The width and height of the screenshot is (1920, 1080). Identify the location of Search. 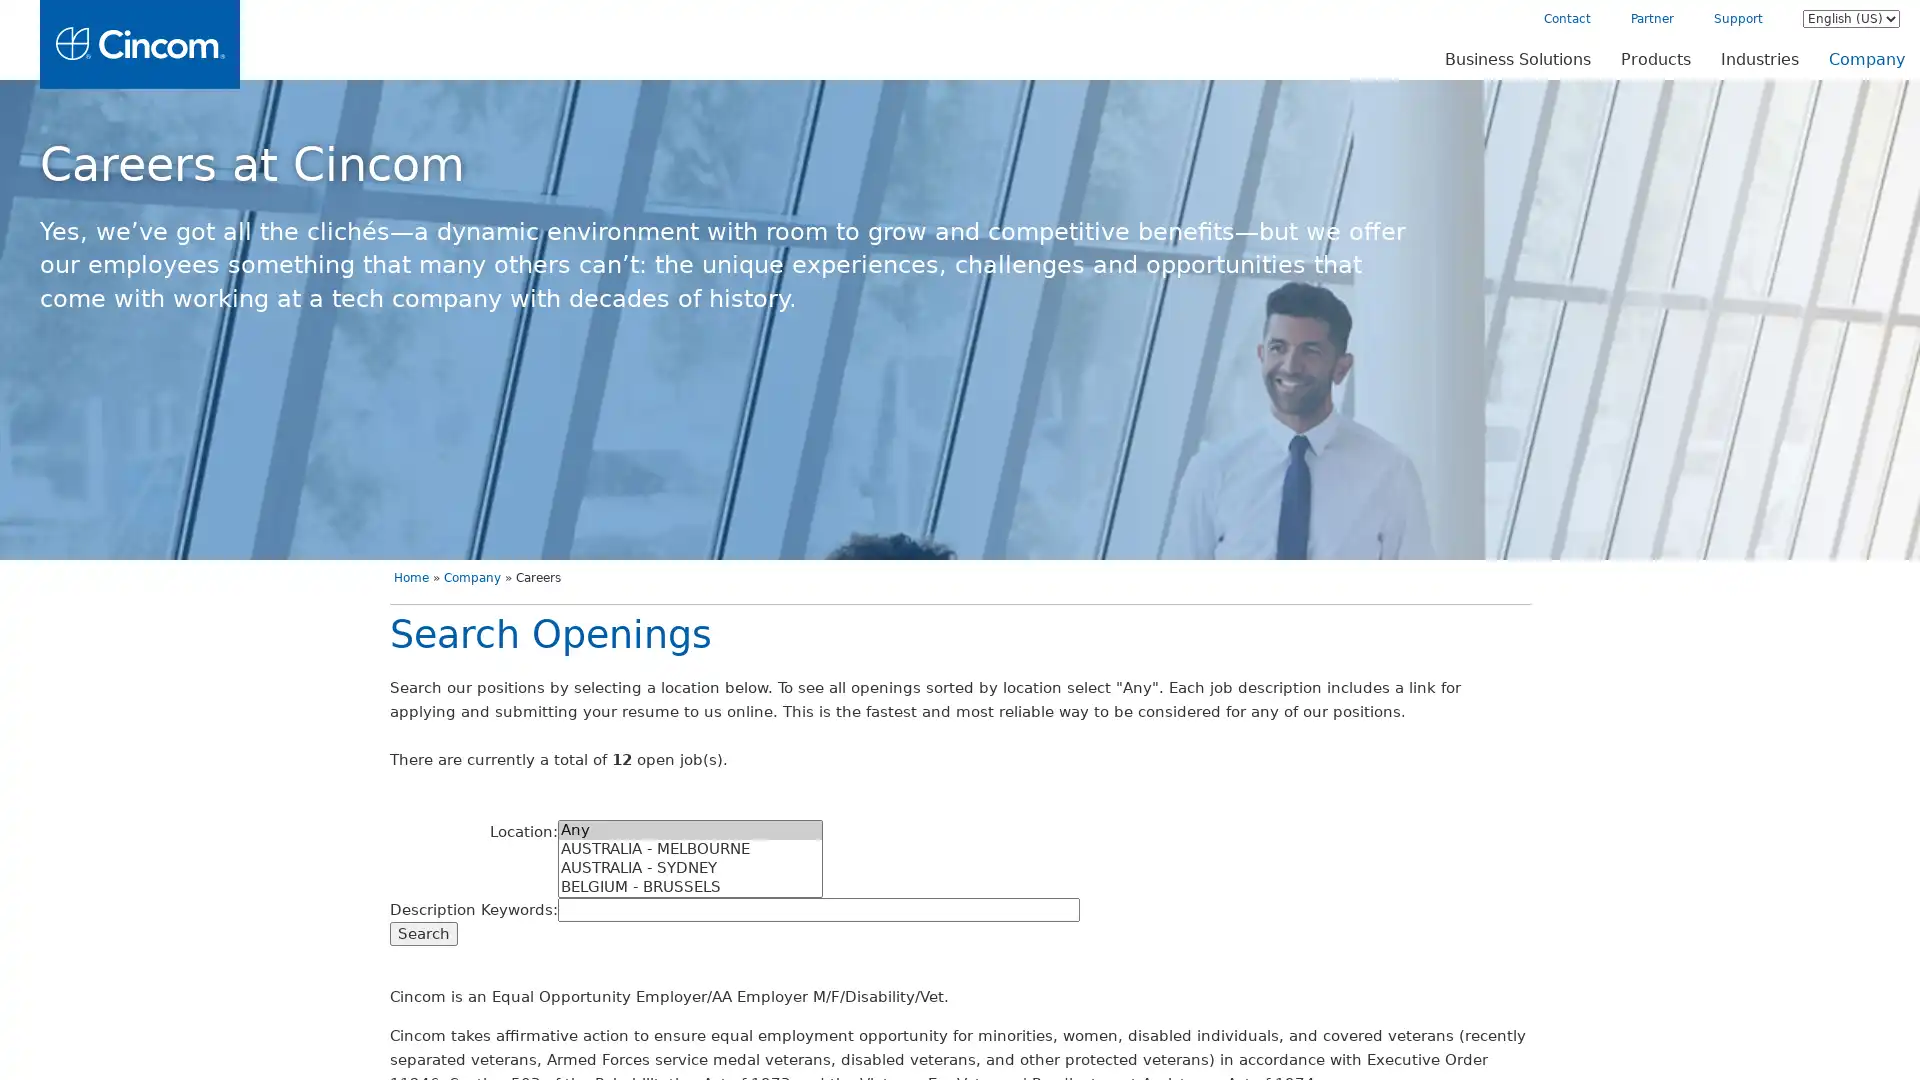
(393, 933).